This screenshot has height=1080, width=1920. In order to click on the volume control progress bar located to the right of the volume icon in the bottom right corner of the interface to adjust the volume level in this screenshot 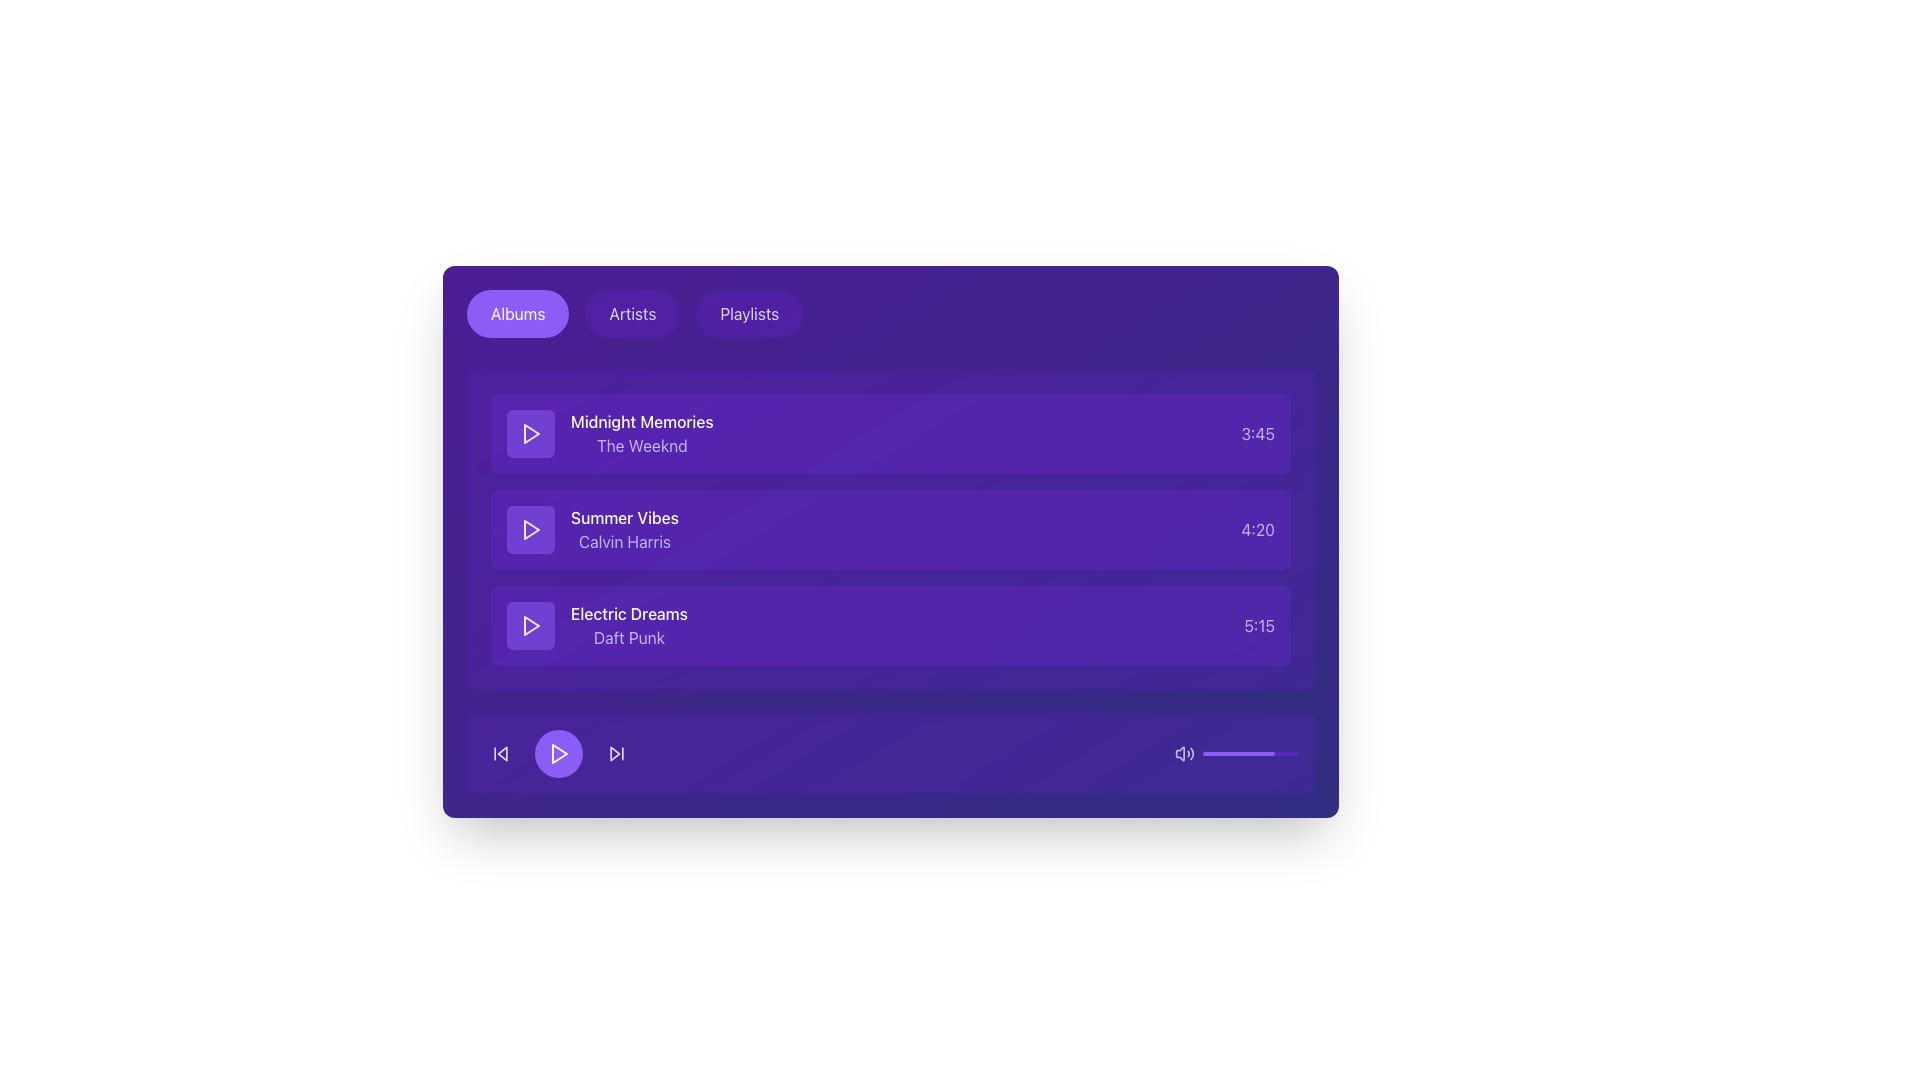, I will do `click(1250, 753)`.